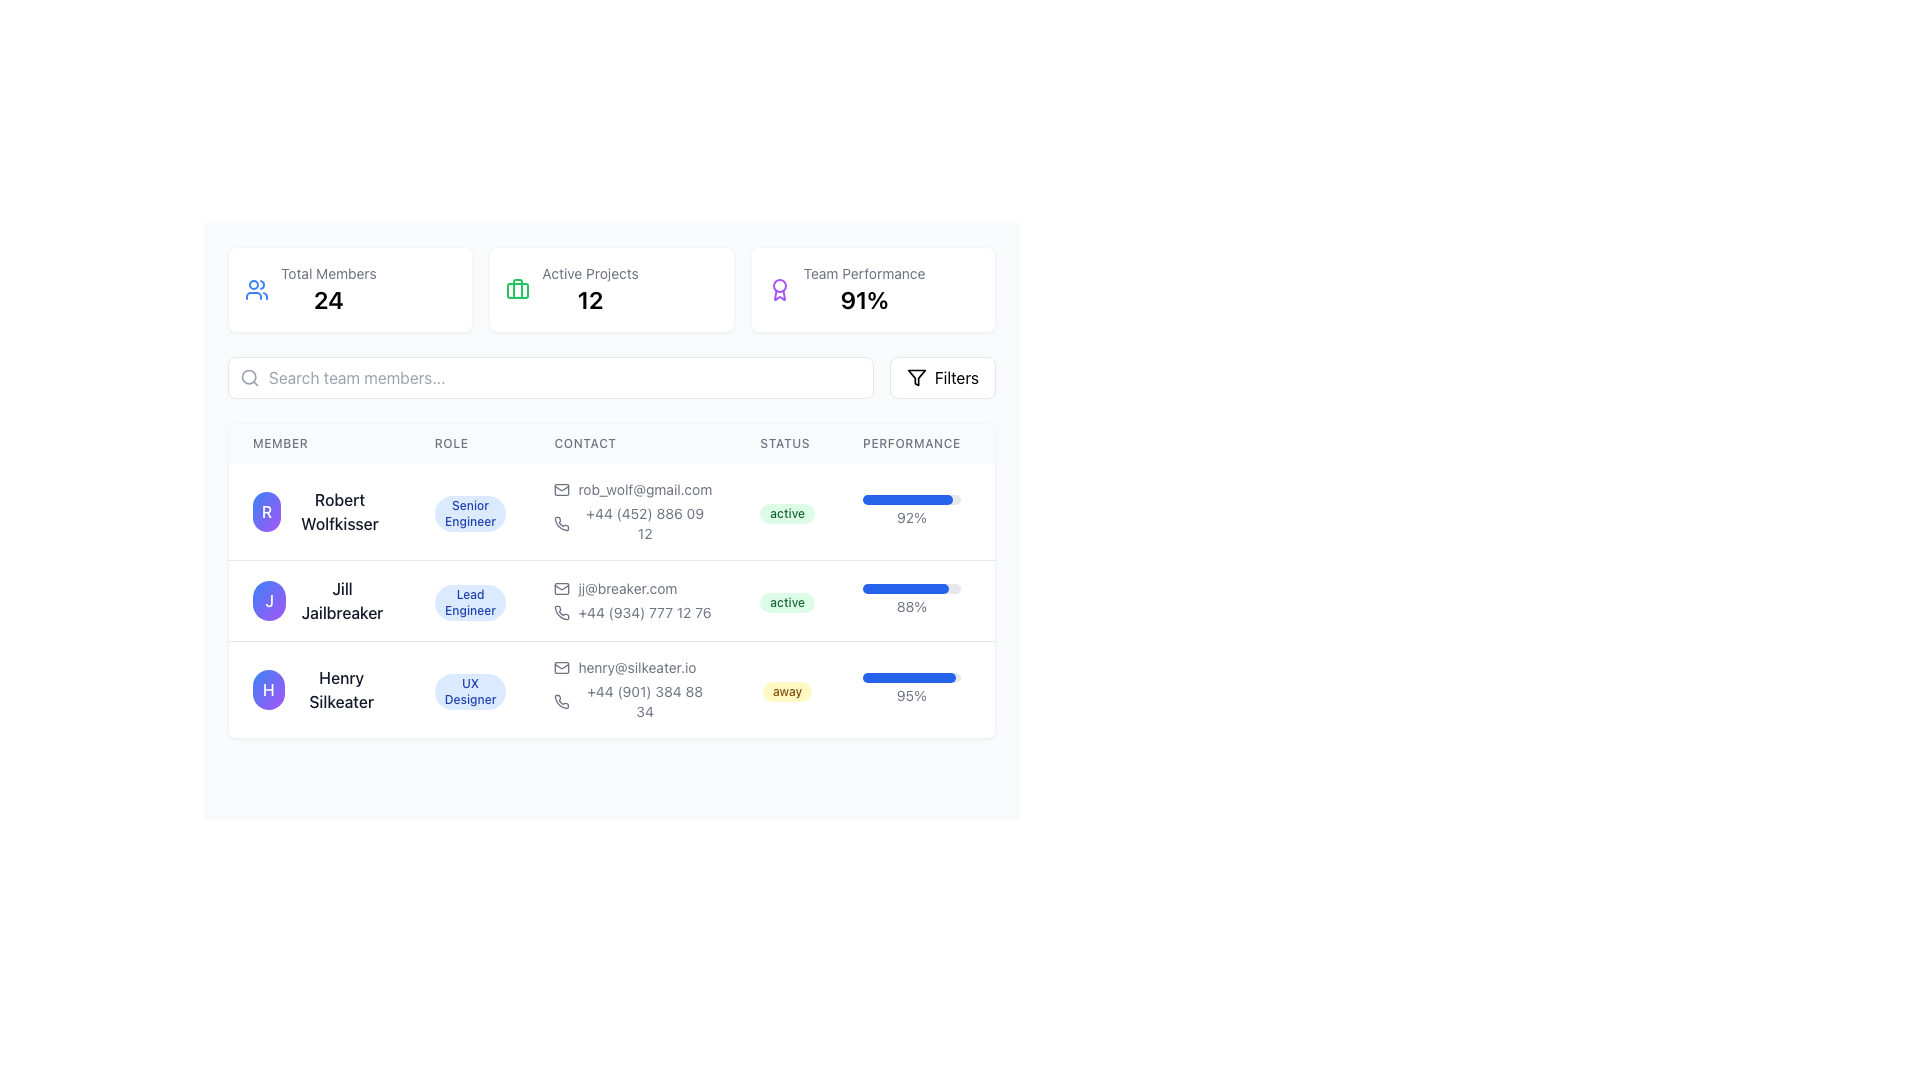 This screenshot has height=1080, width=1920. Describe the element at coordinates (632, 701) in the screenshot. I see `the phone number display located below the email address 'henry@silkeater.io', which is part of the third row of a table, right of the phone icon` at that location.